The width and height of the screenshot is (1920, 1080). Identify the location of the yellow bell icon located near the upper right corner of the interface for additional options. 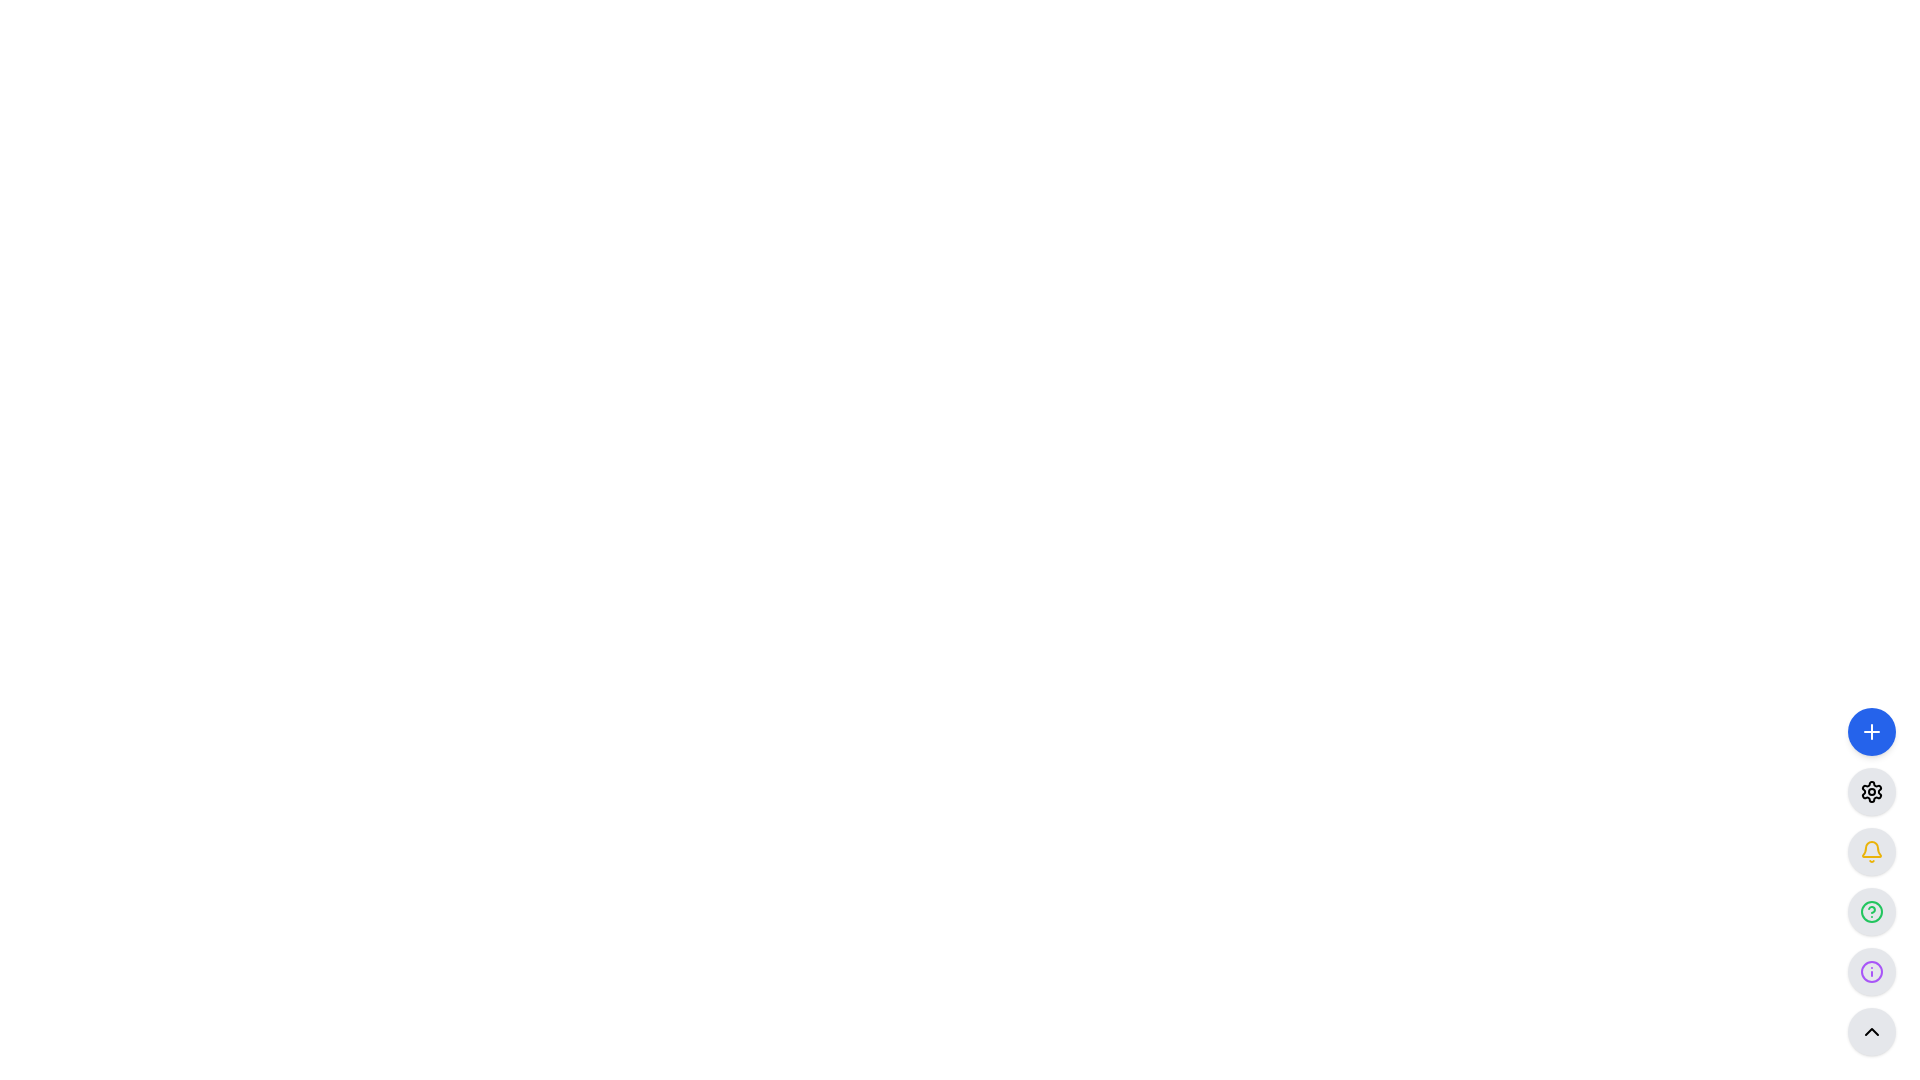
(1871, 849).